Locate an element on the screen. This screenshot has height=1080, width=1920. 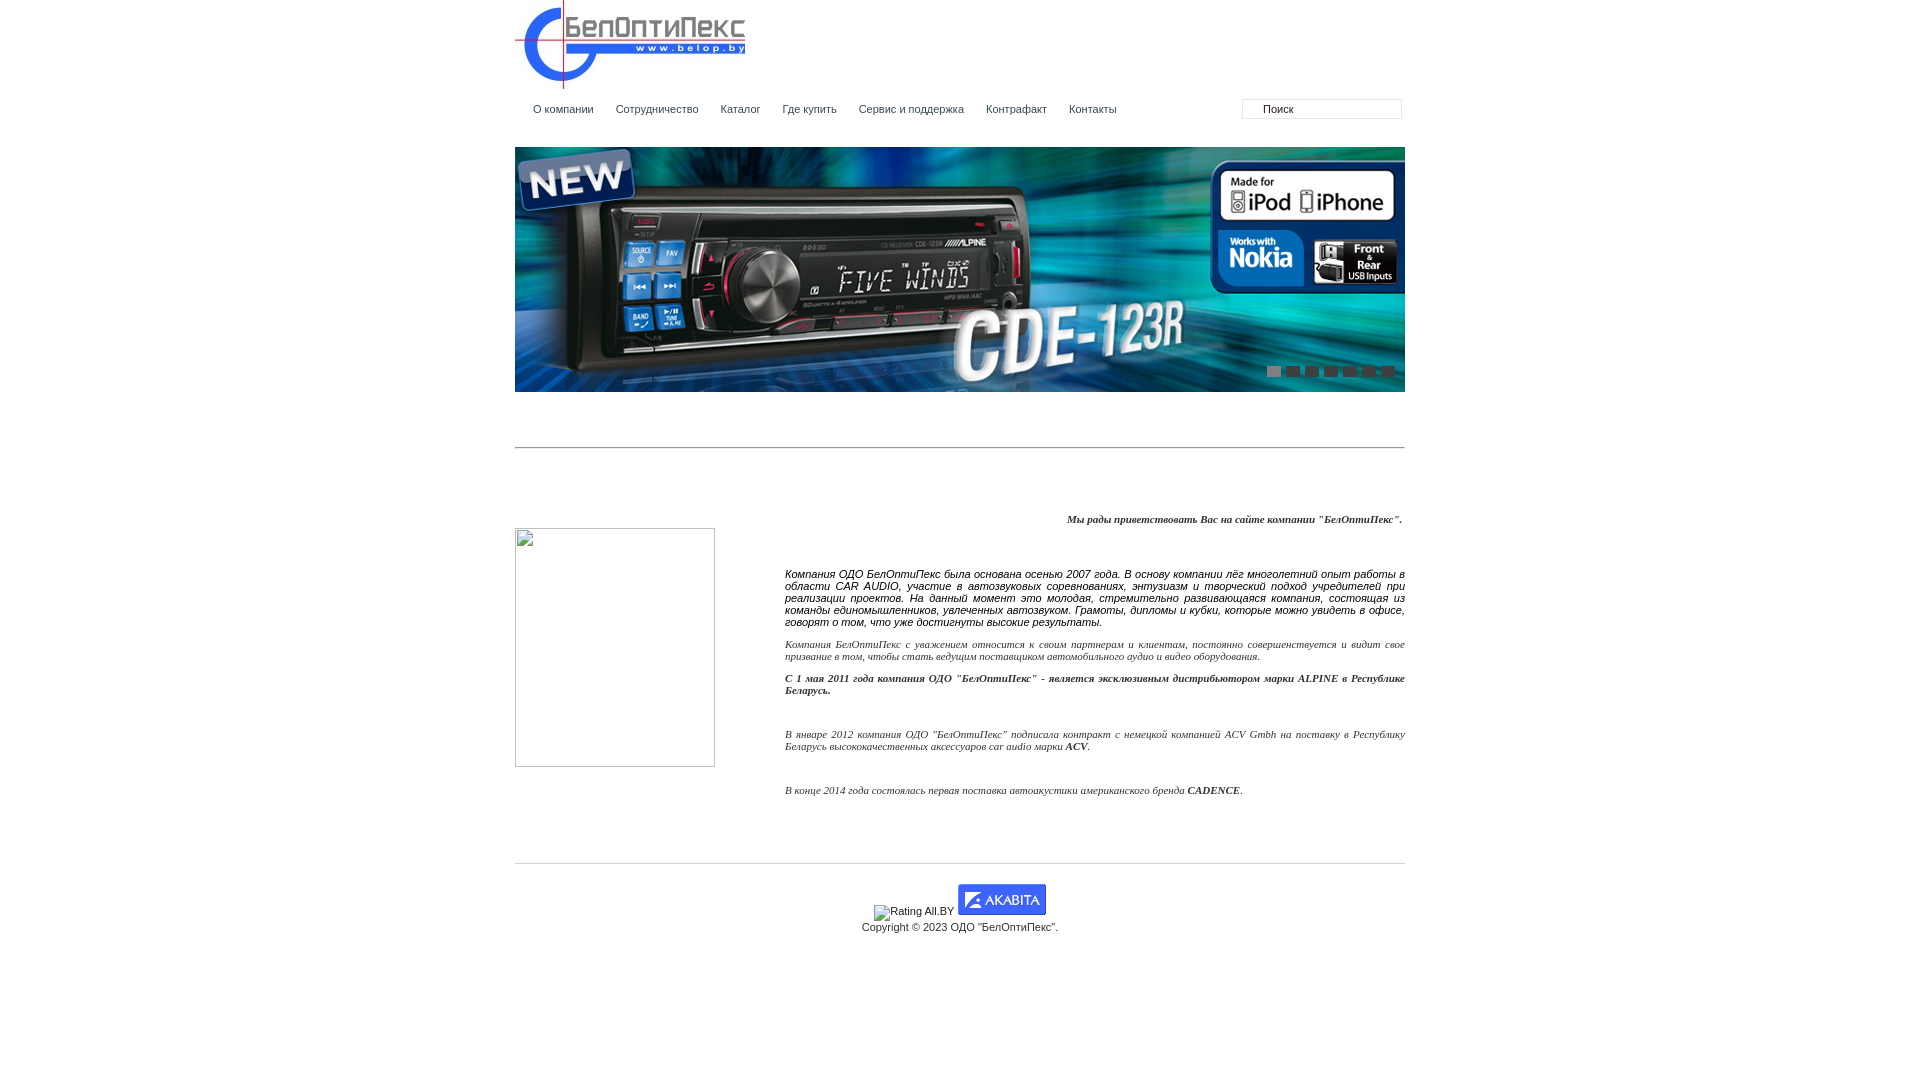
'2' is located at coordinates (1292, 371).